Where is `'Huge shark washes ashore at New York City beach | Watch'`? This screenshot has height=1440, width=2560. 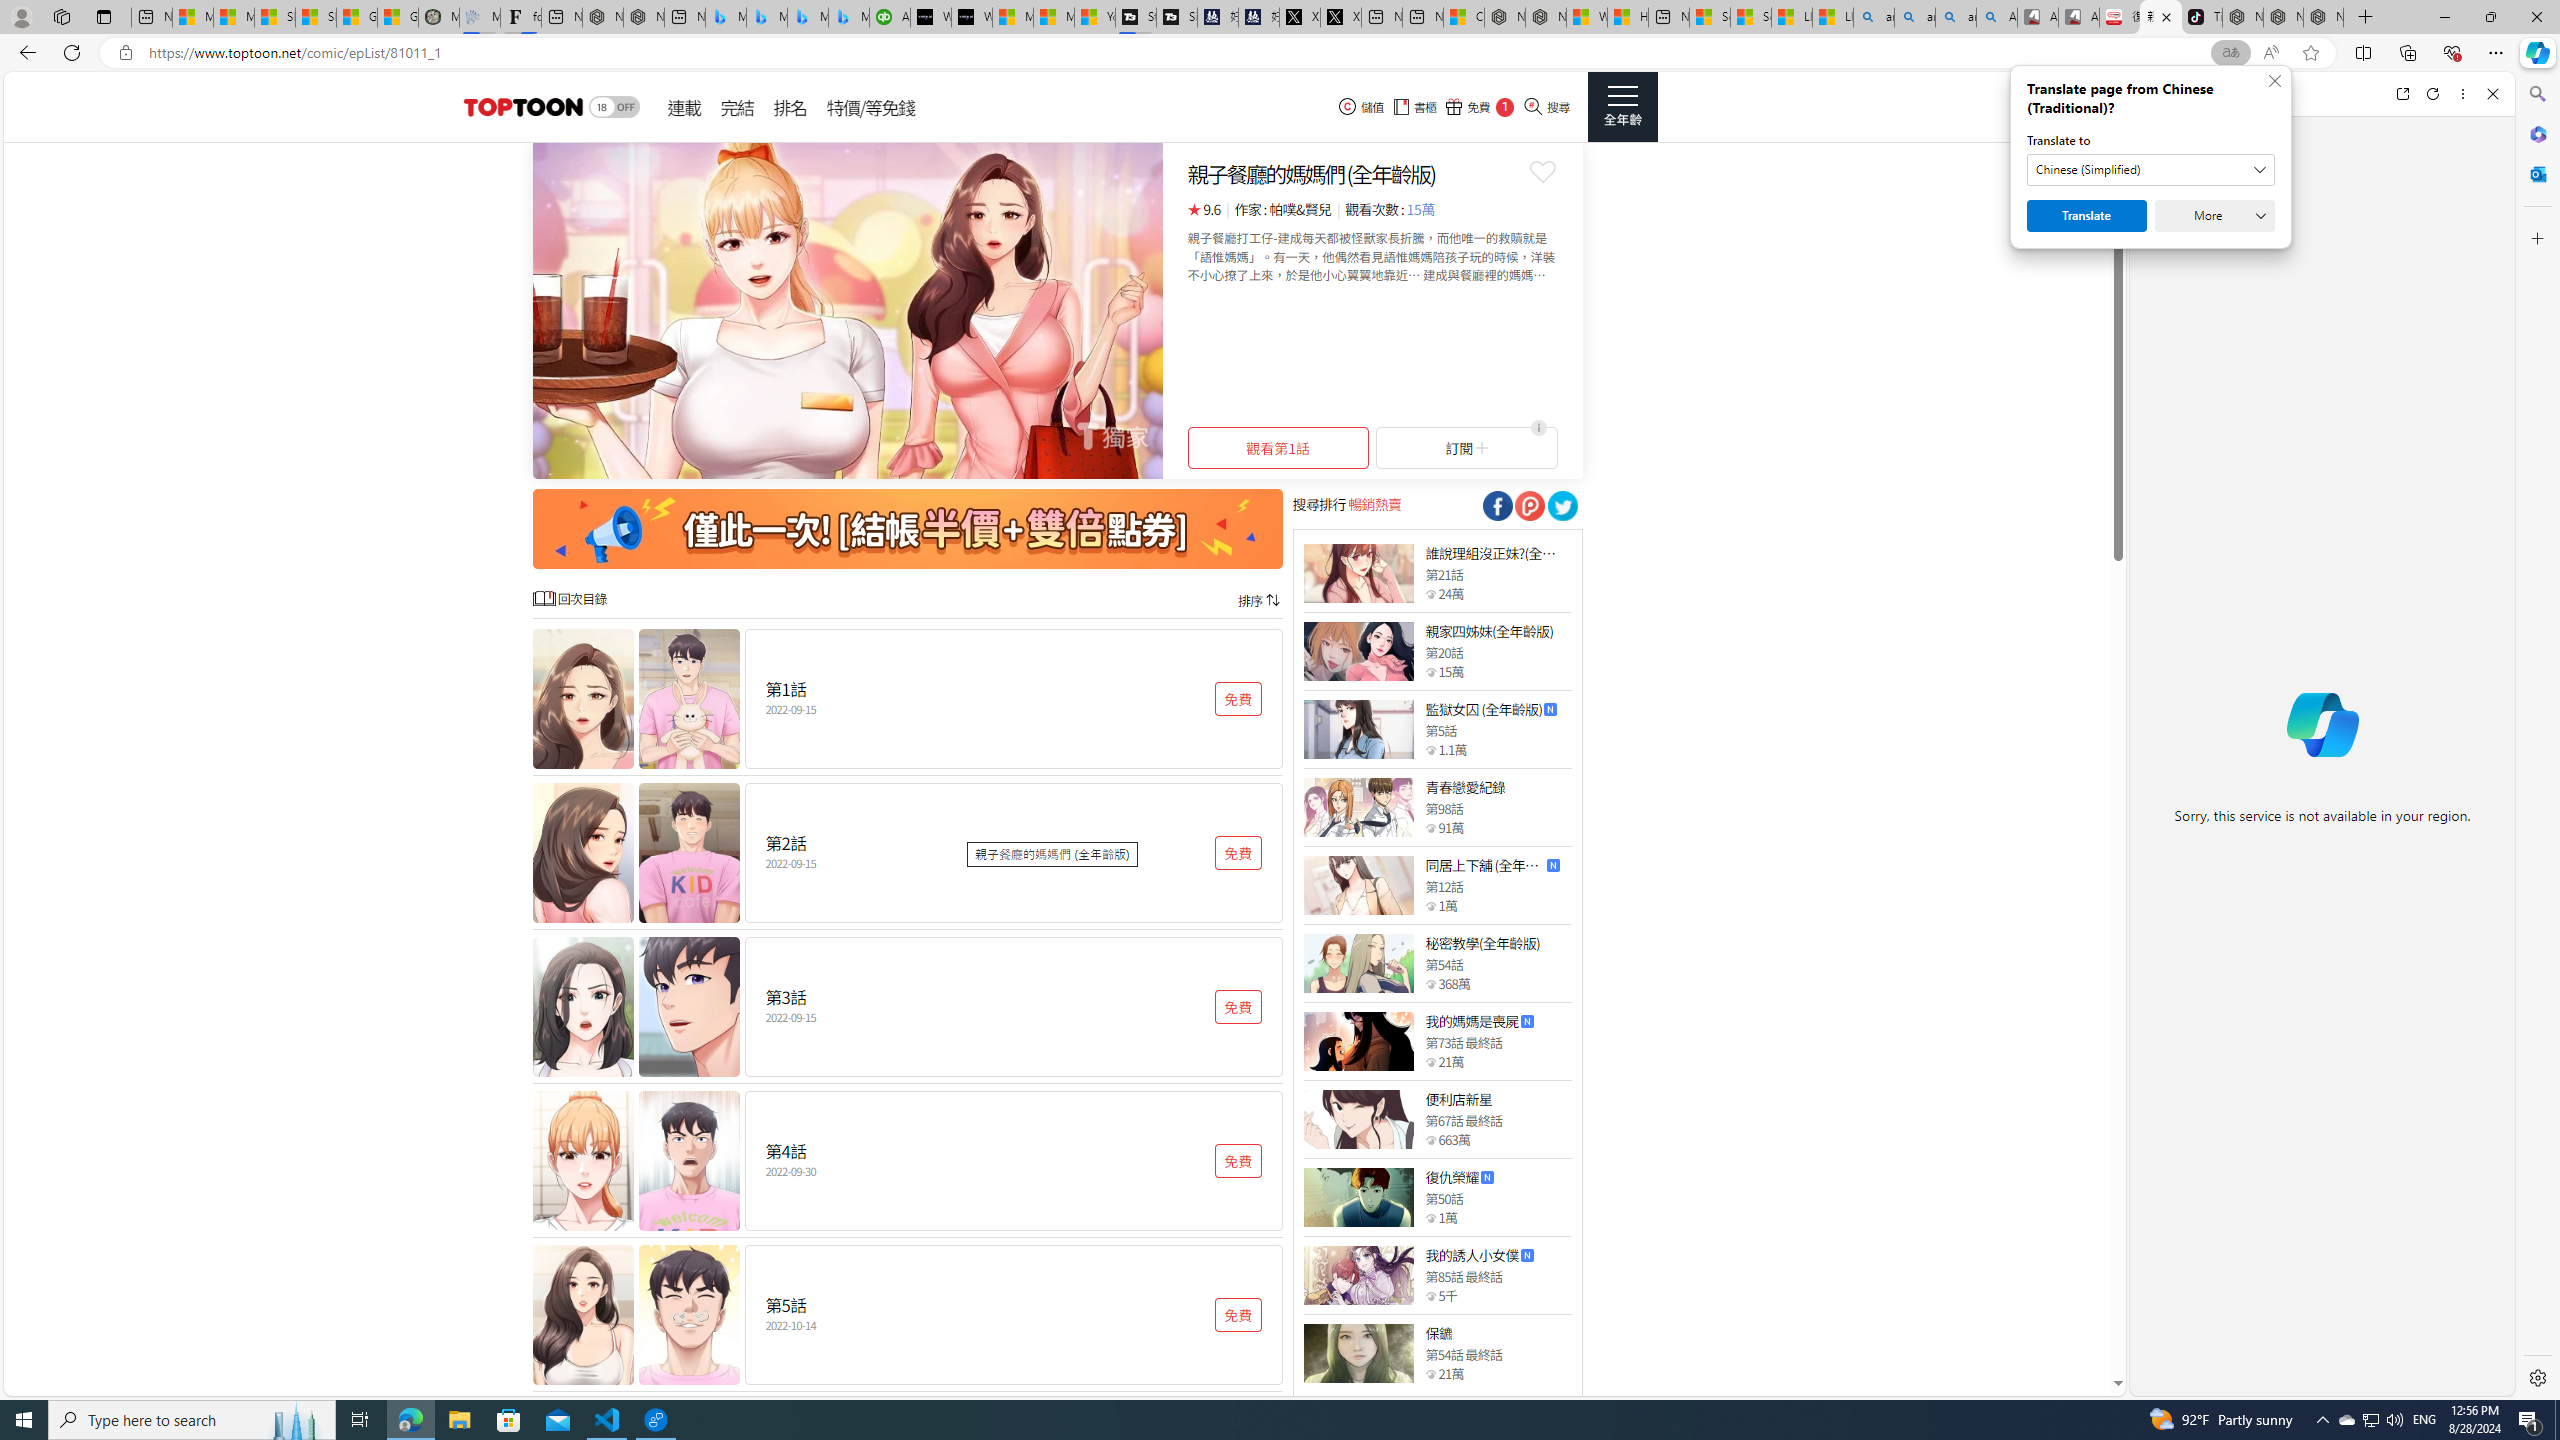
'Huge shark washes ashore at New York City beach | Watch' is located at coordinates (1627, 16).